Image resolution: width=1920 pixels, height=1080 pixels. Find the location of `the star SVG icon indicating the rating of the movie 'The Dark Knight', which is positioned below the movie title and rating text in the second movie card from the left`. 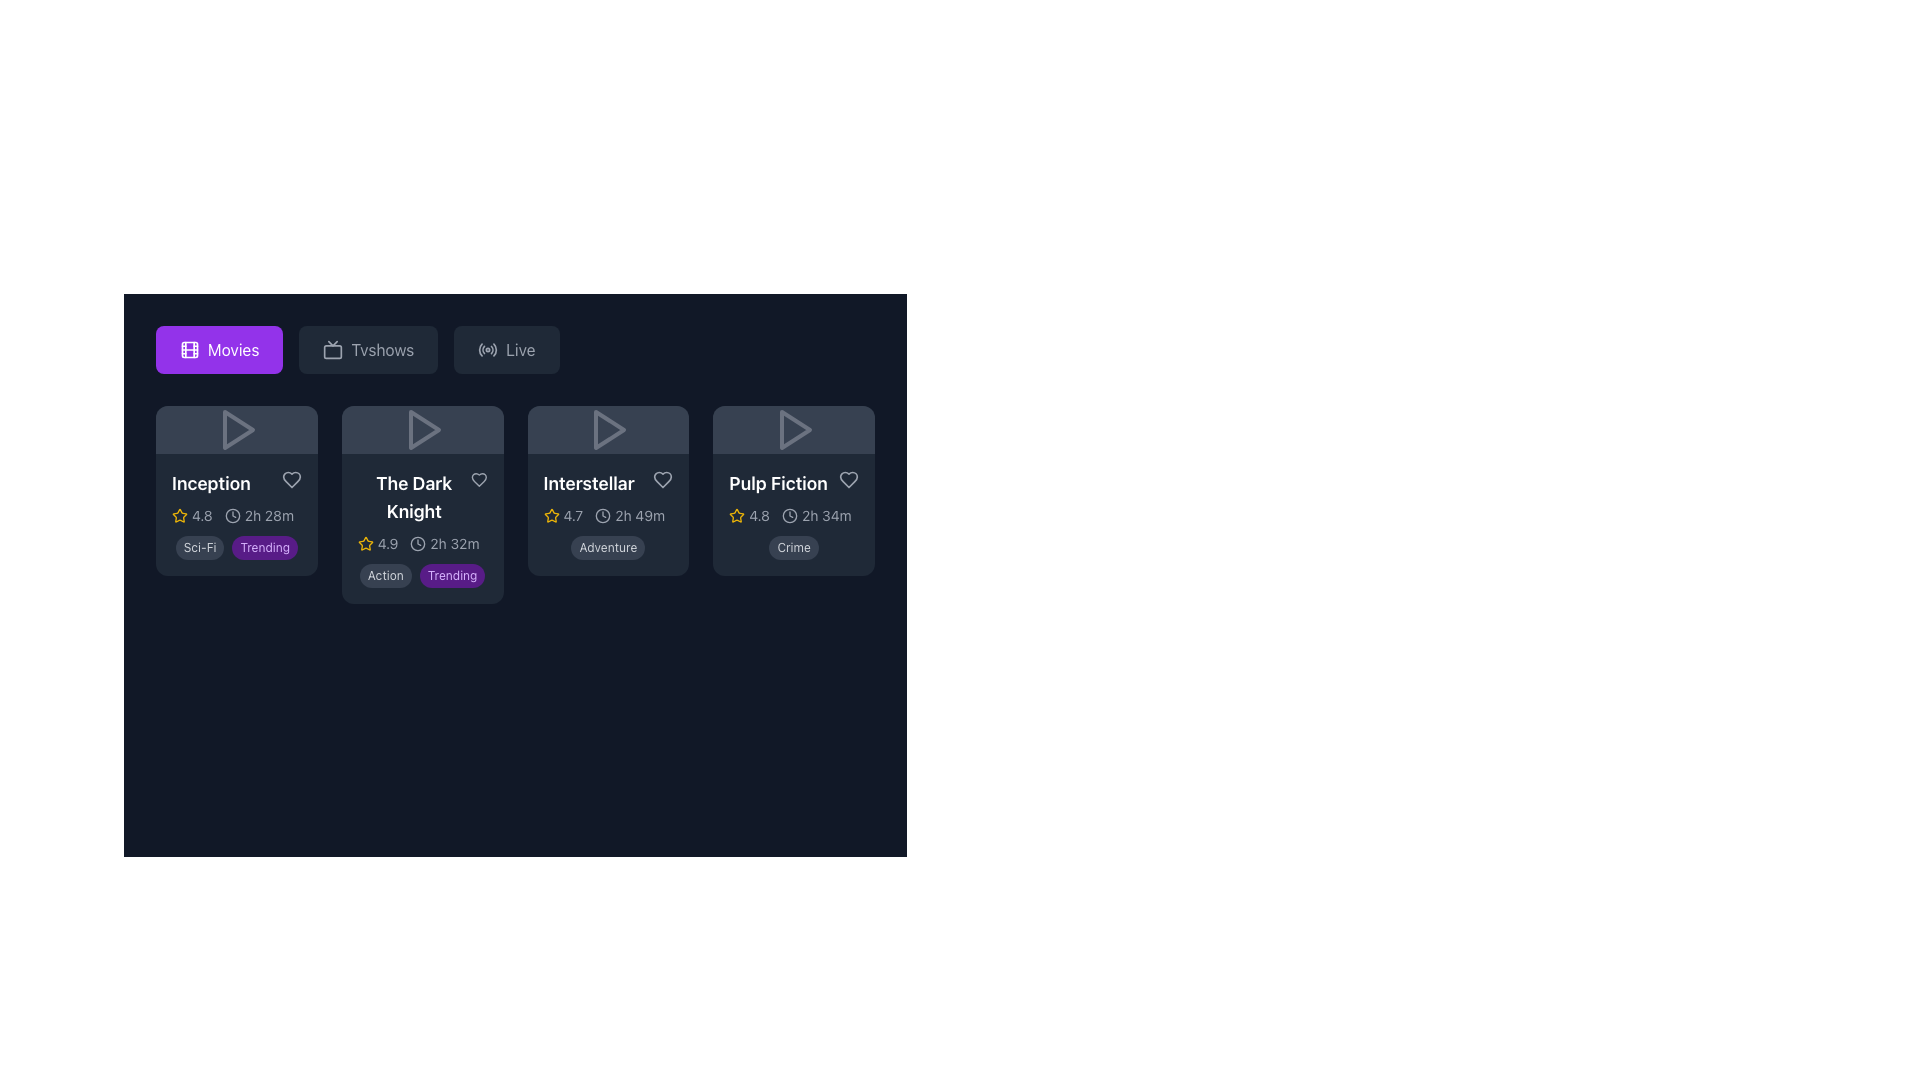

the star SVG icon indicating the rating of the movie 'The Dark Knight', which is positioned below the movie title and rating text in the second movie card from the left is located at coordinates (365, 543).